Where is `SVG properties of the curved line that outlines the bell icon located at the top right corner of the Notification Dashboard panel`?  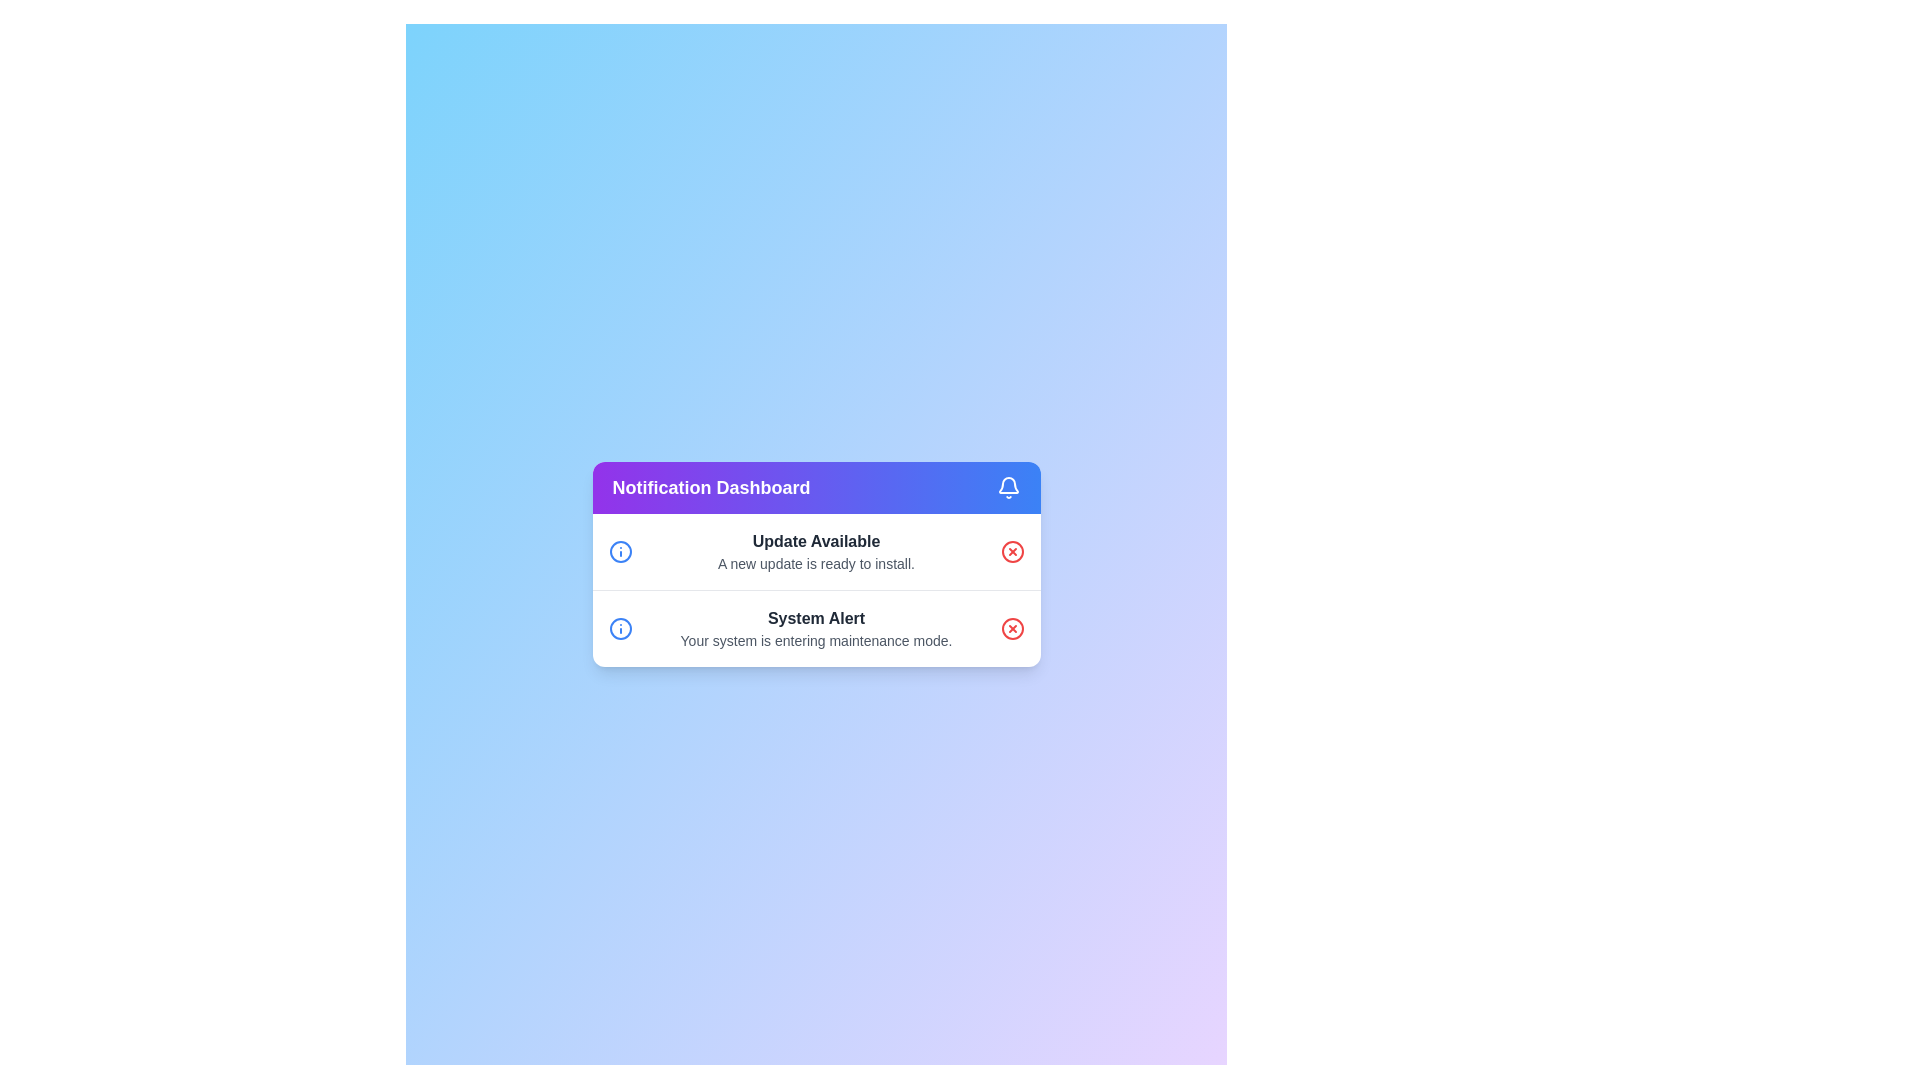 SVG properties of the curved line that outlines the bell icon located at the top right corner of the Notification Dashboard panel is located at coordinates (1008, 485).